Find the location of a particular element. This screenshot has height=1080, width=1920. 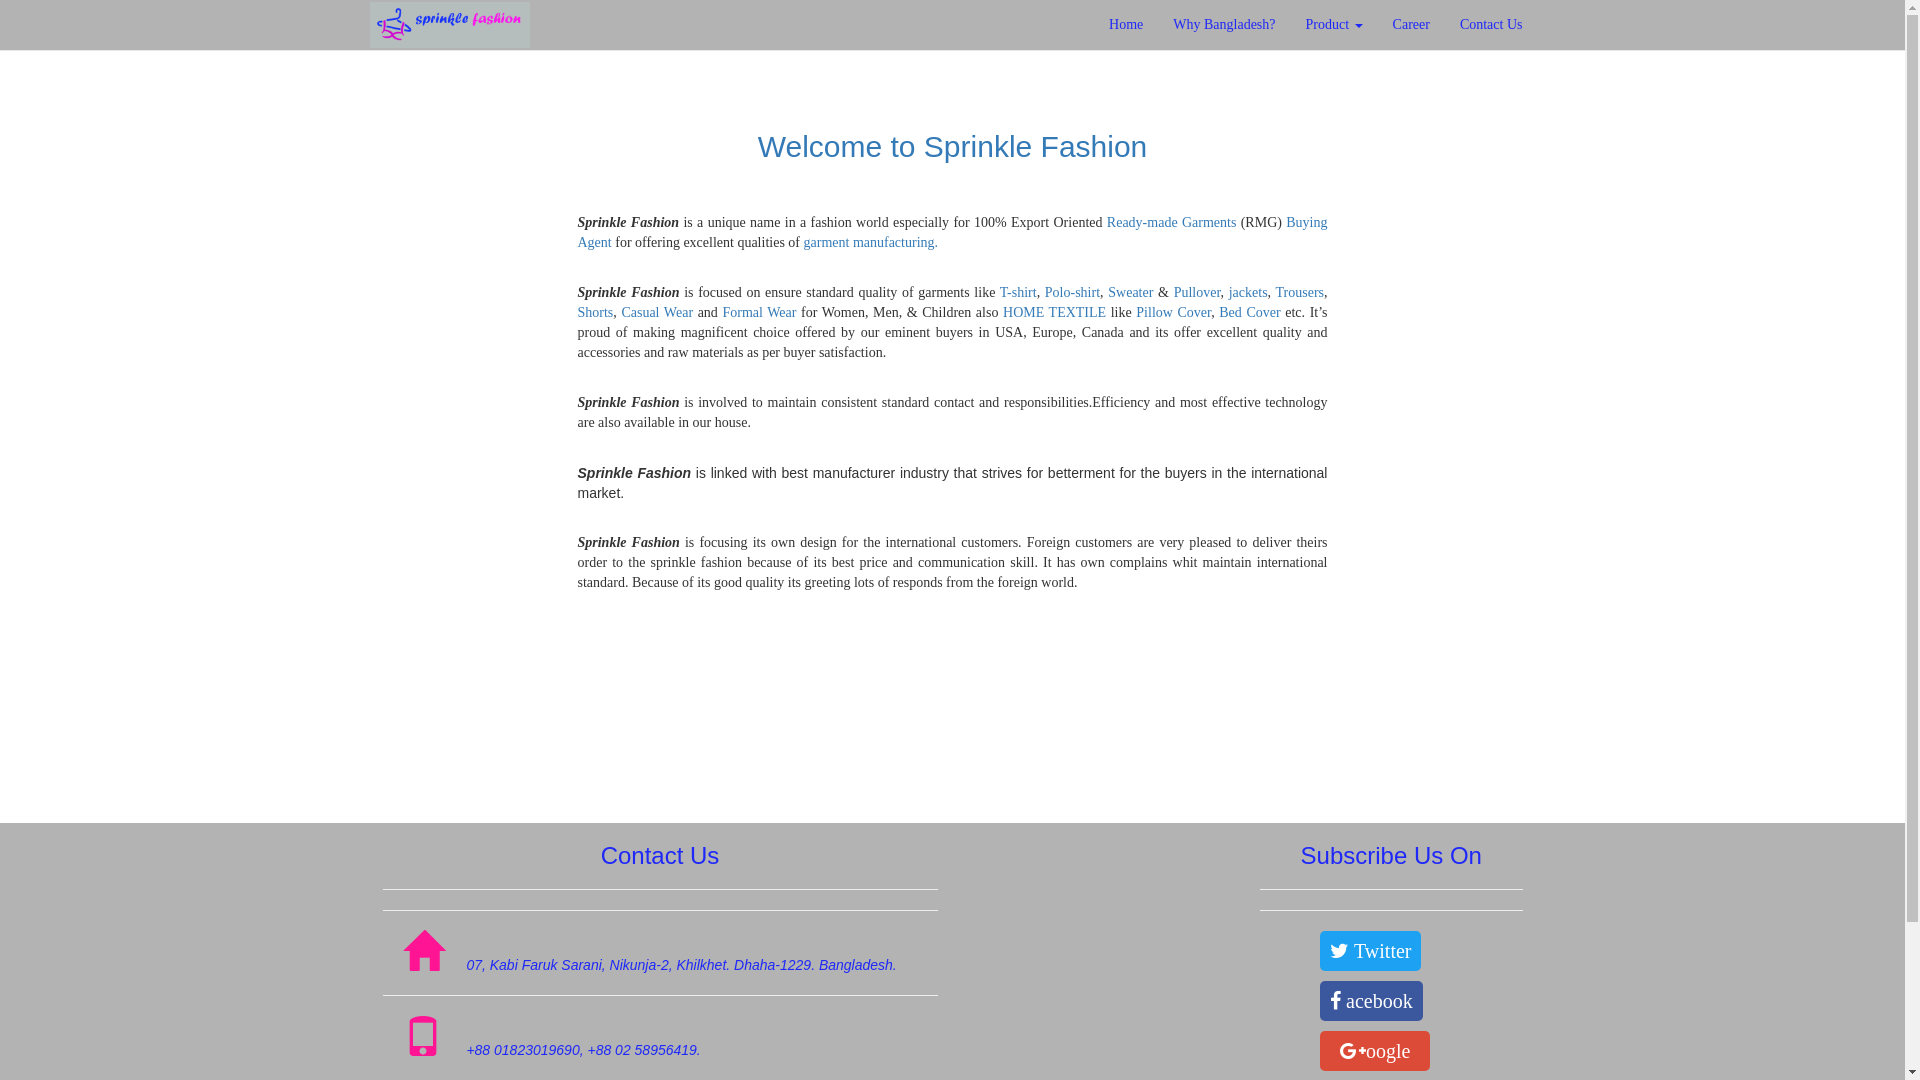

'Sweater' is located at coordinates (1132, 292).